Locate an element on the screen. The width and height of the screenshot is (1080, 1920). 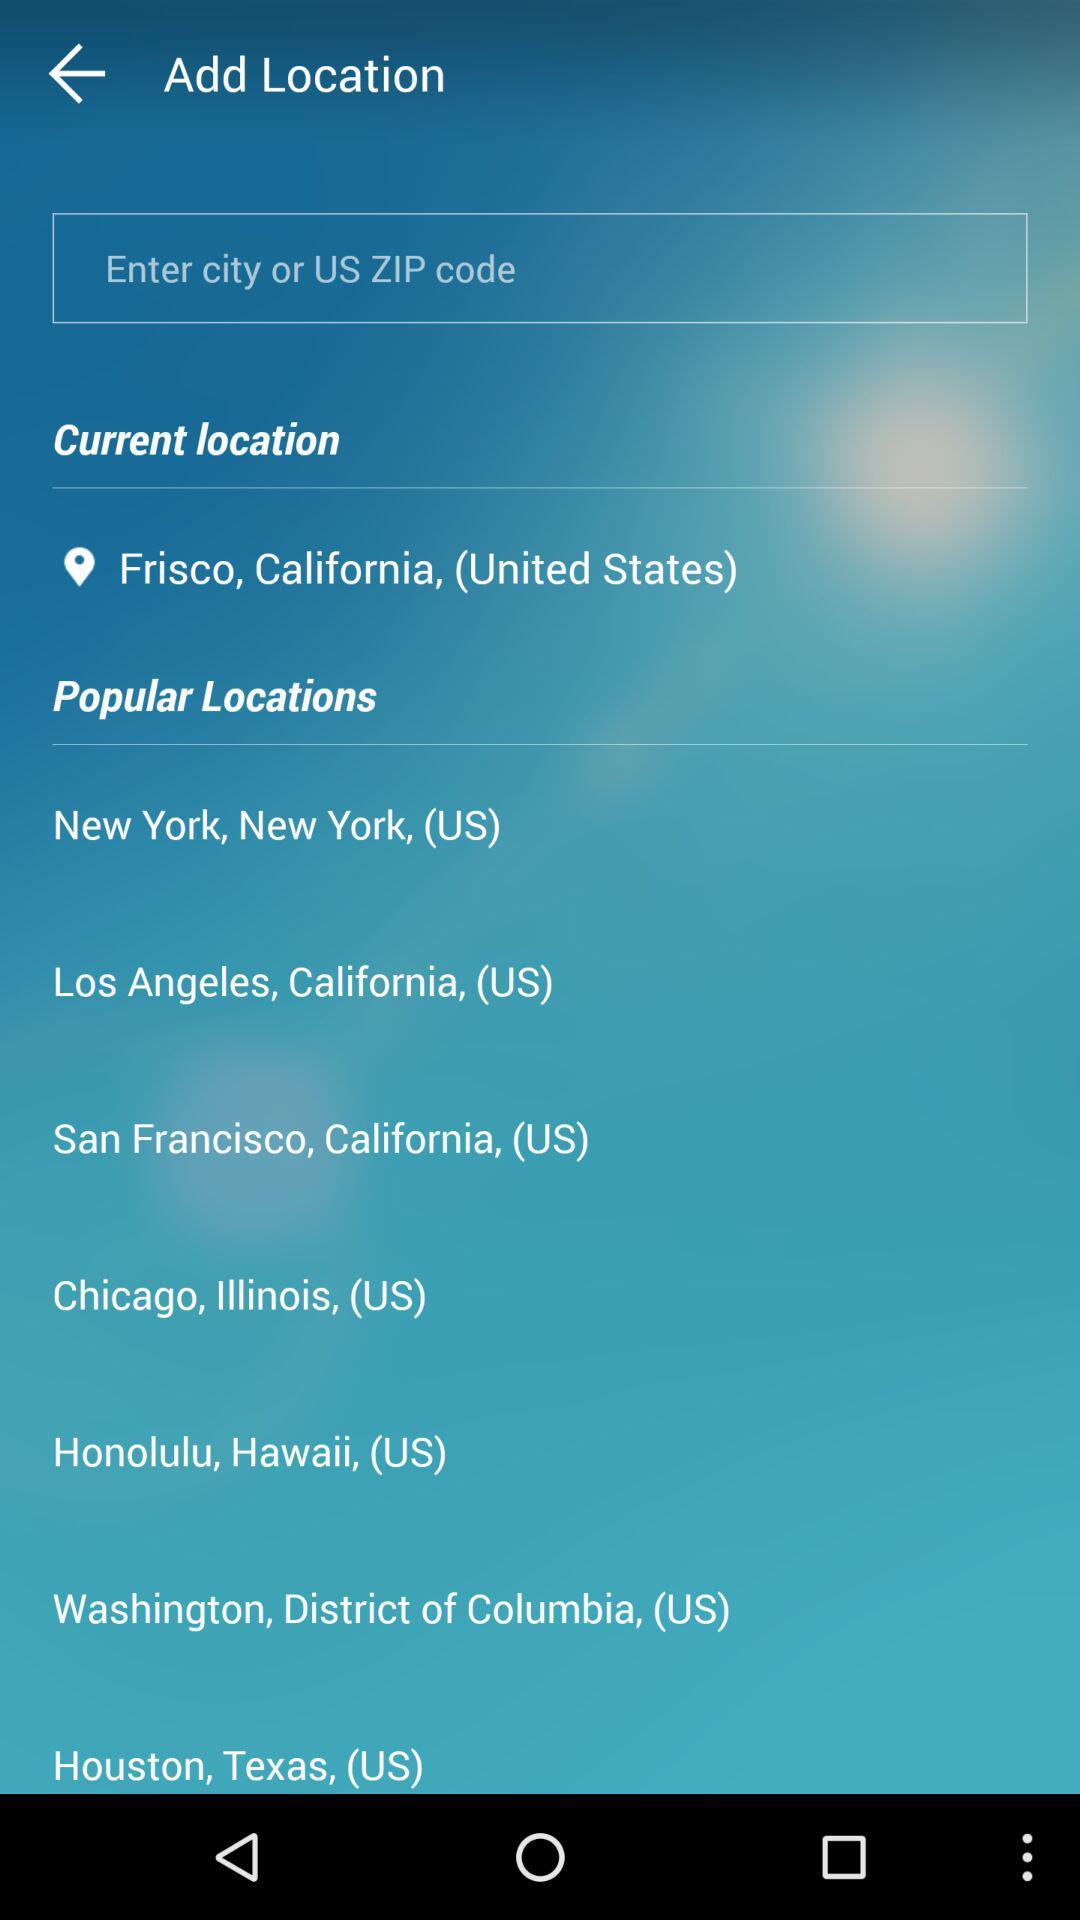
the icon above the chicago, illinois, (us) icon is located at coordinates (320, 1137).